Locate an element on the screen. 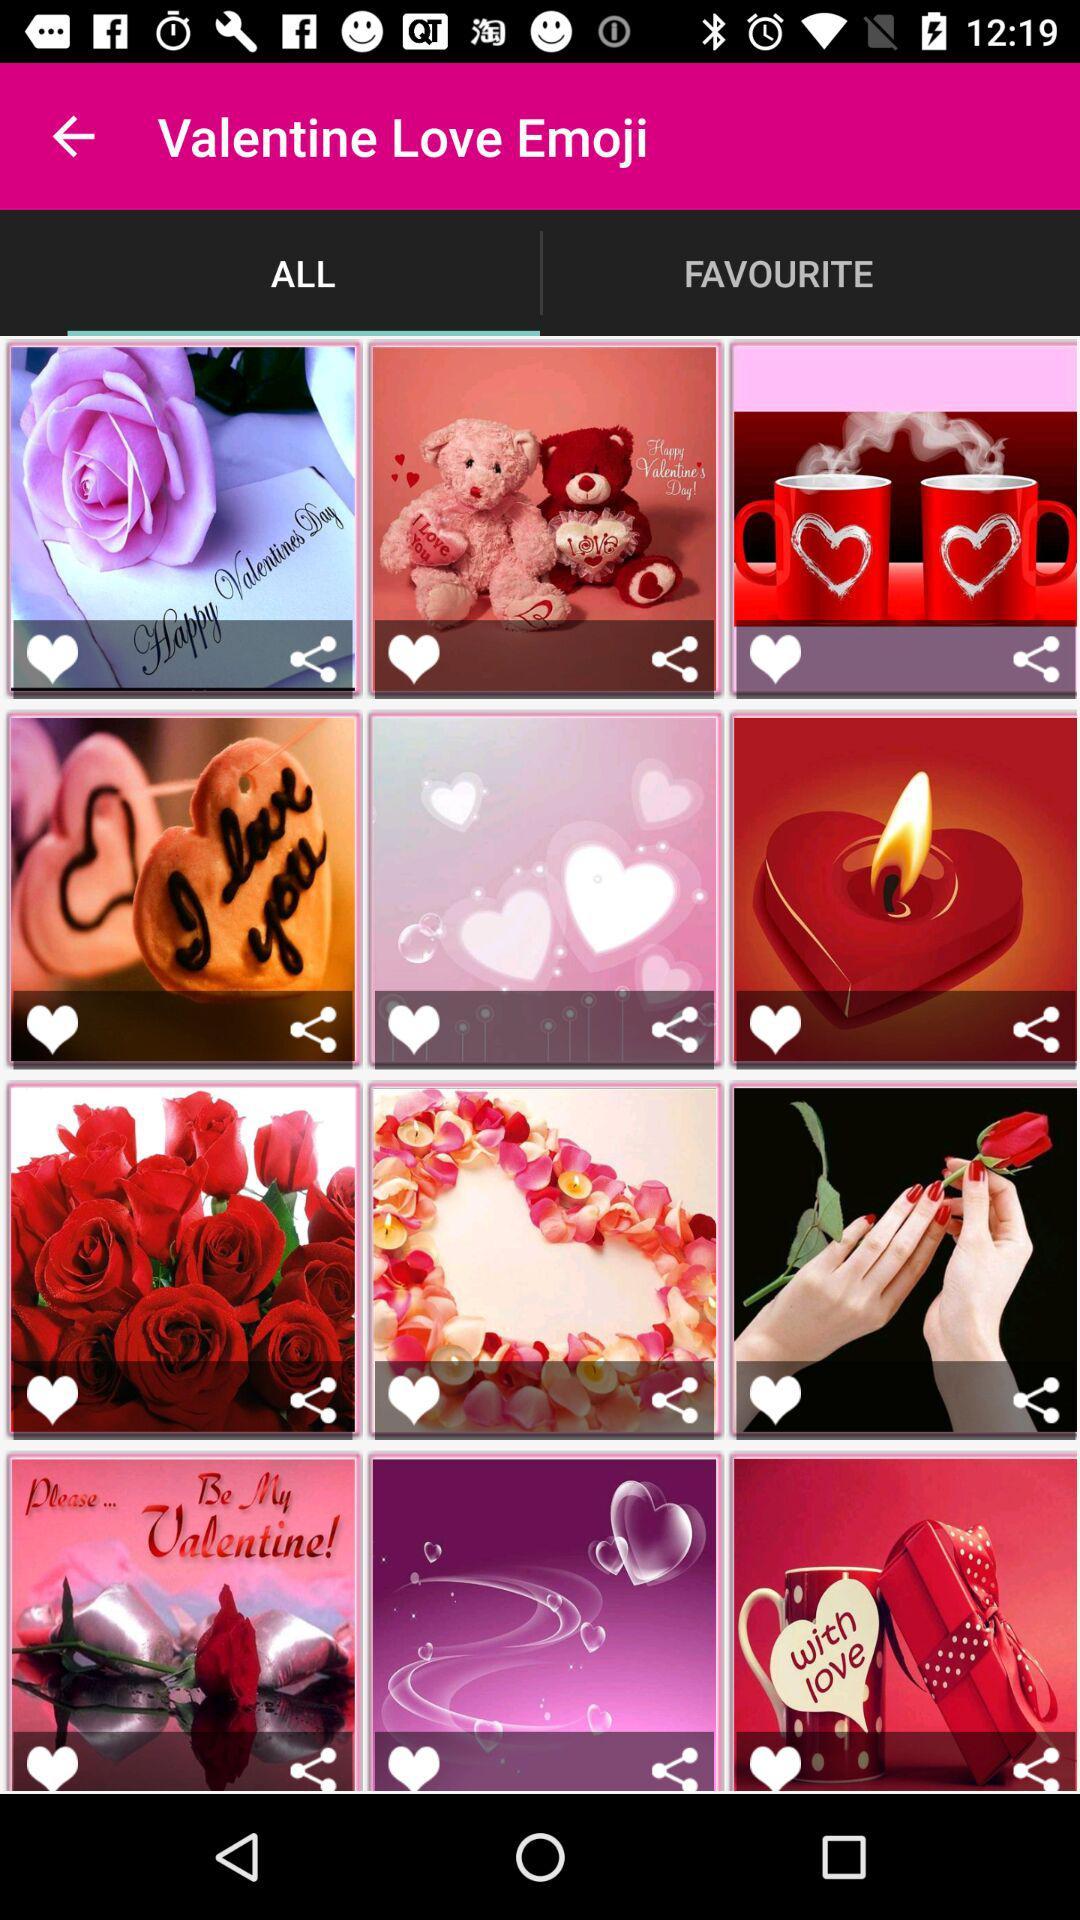 This screenshot has height=1920, width=1080. share picture is located at coordinates (313, 659).